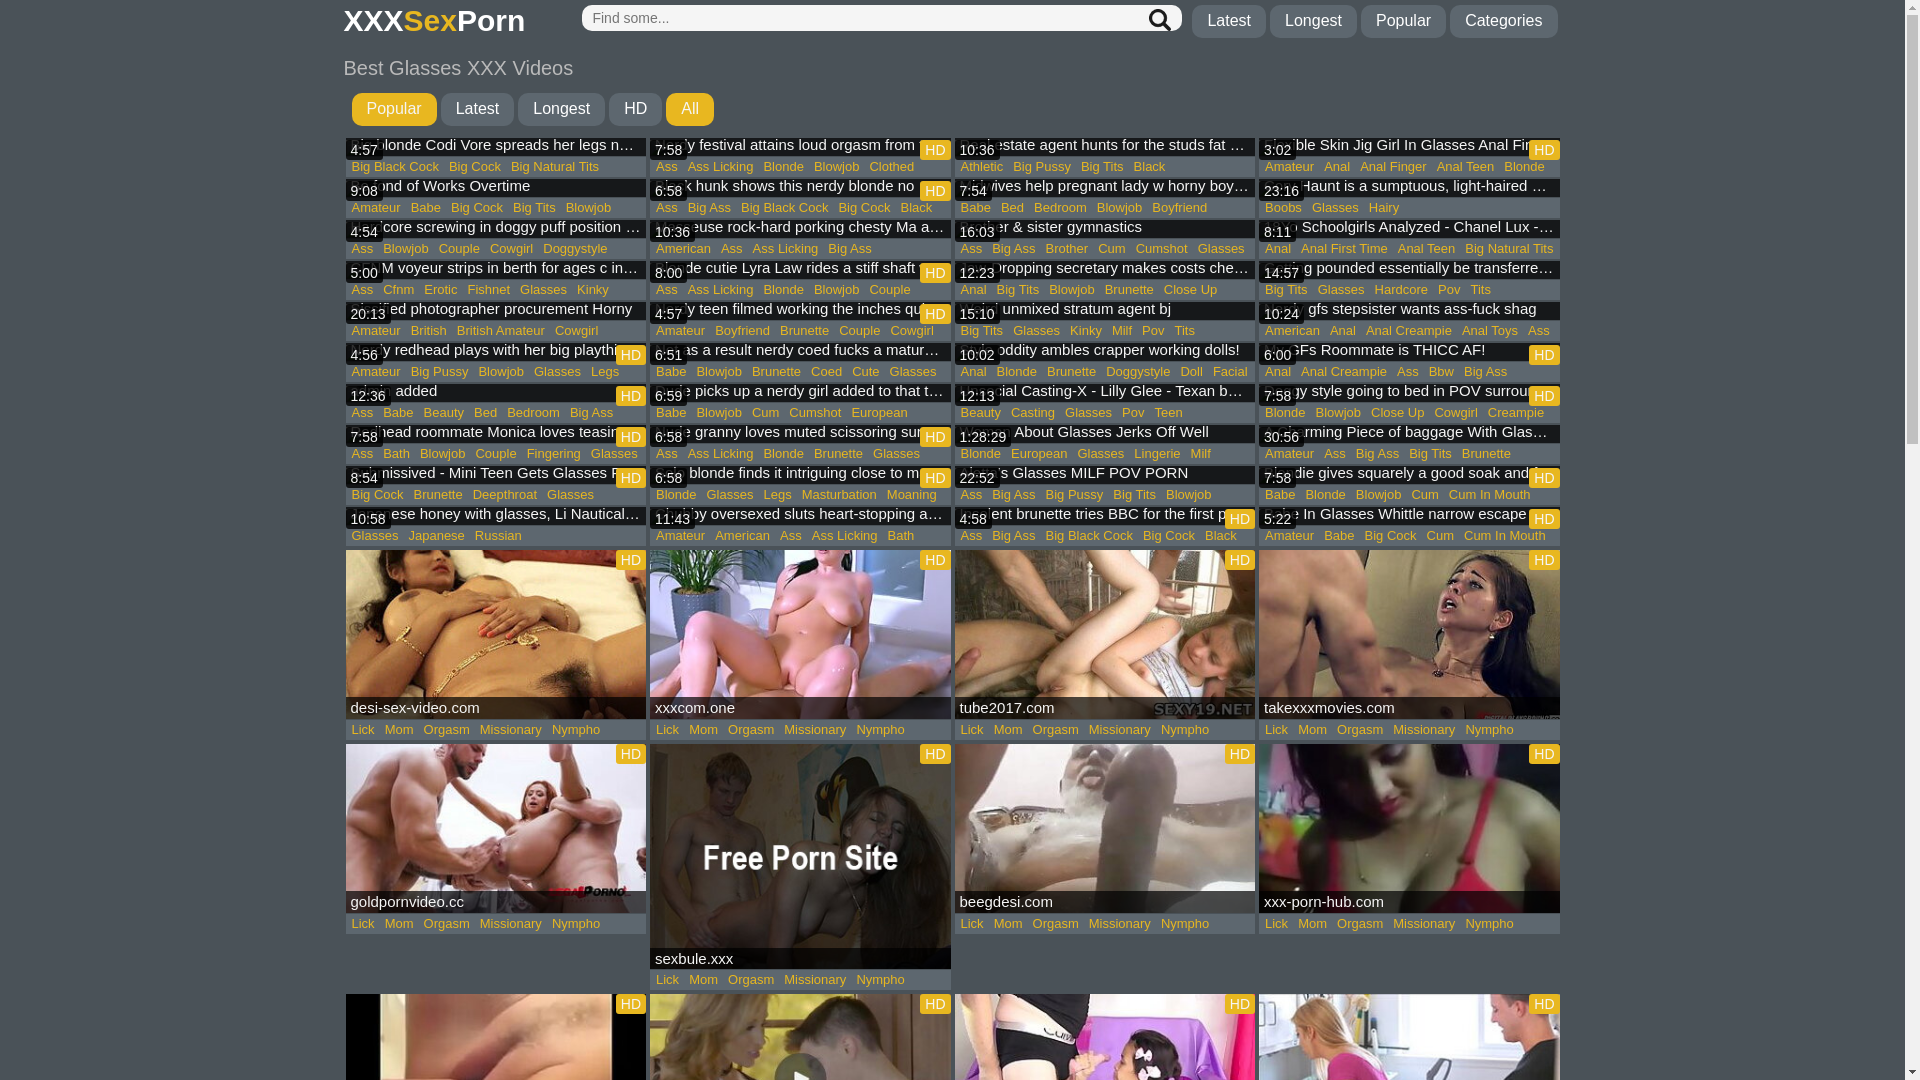 The image size is (1920, 1080). What do you see at coordinates (838, 454) in the screenshot?
I see `'Brunette'` at bounding box center [838, 454].